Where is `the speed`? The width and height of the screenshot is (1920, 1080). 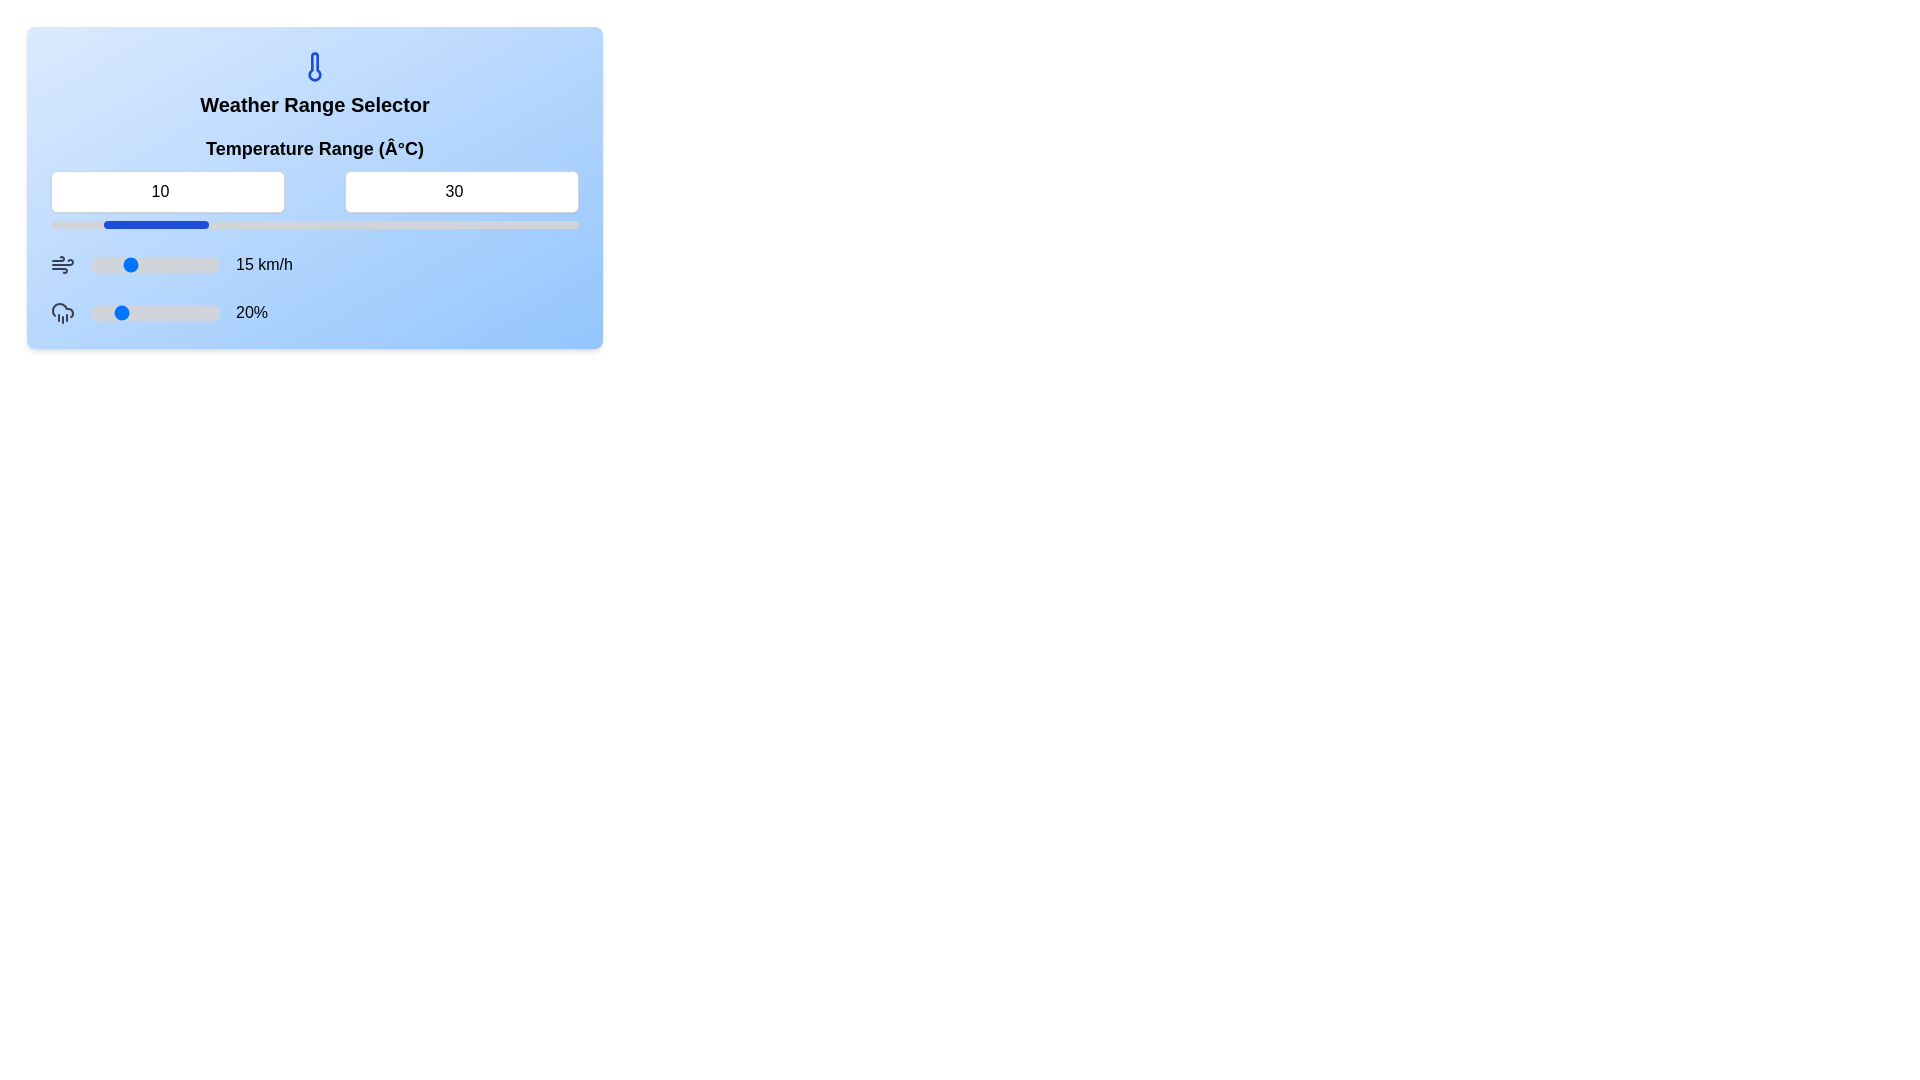 the speed is located at coordinates (201, 264).